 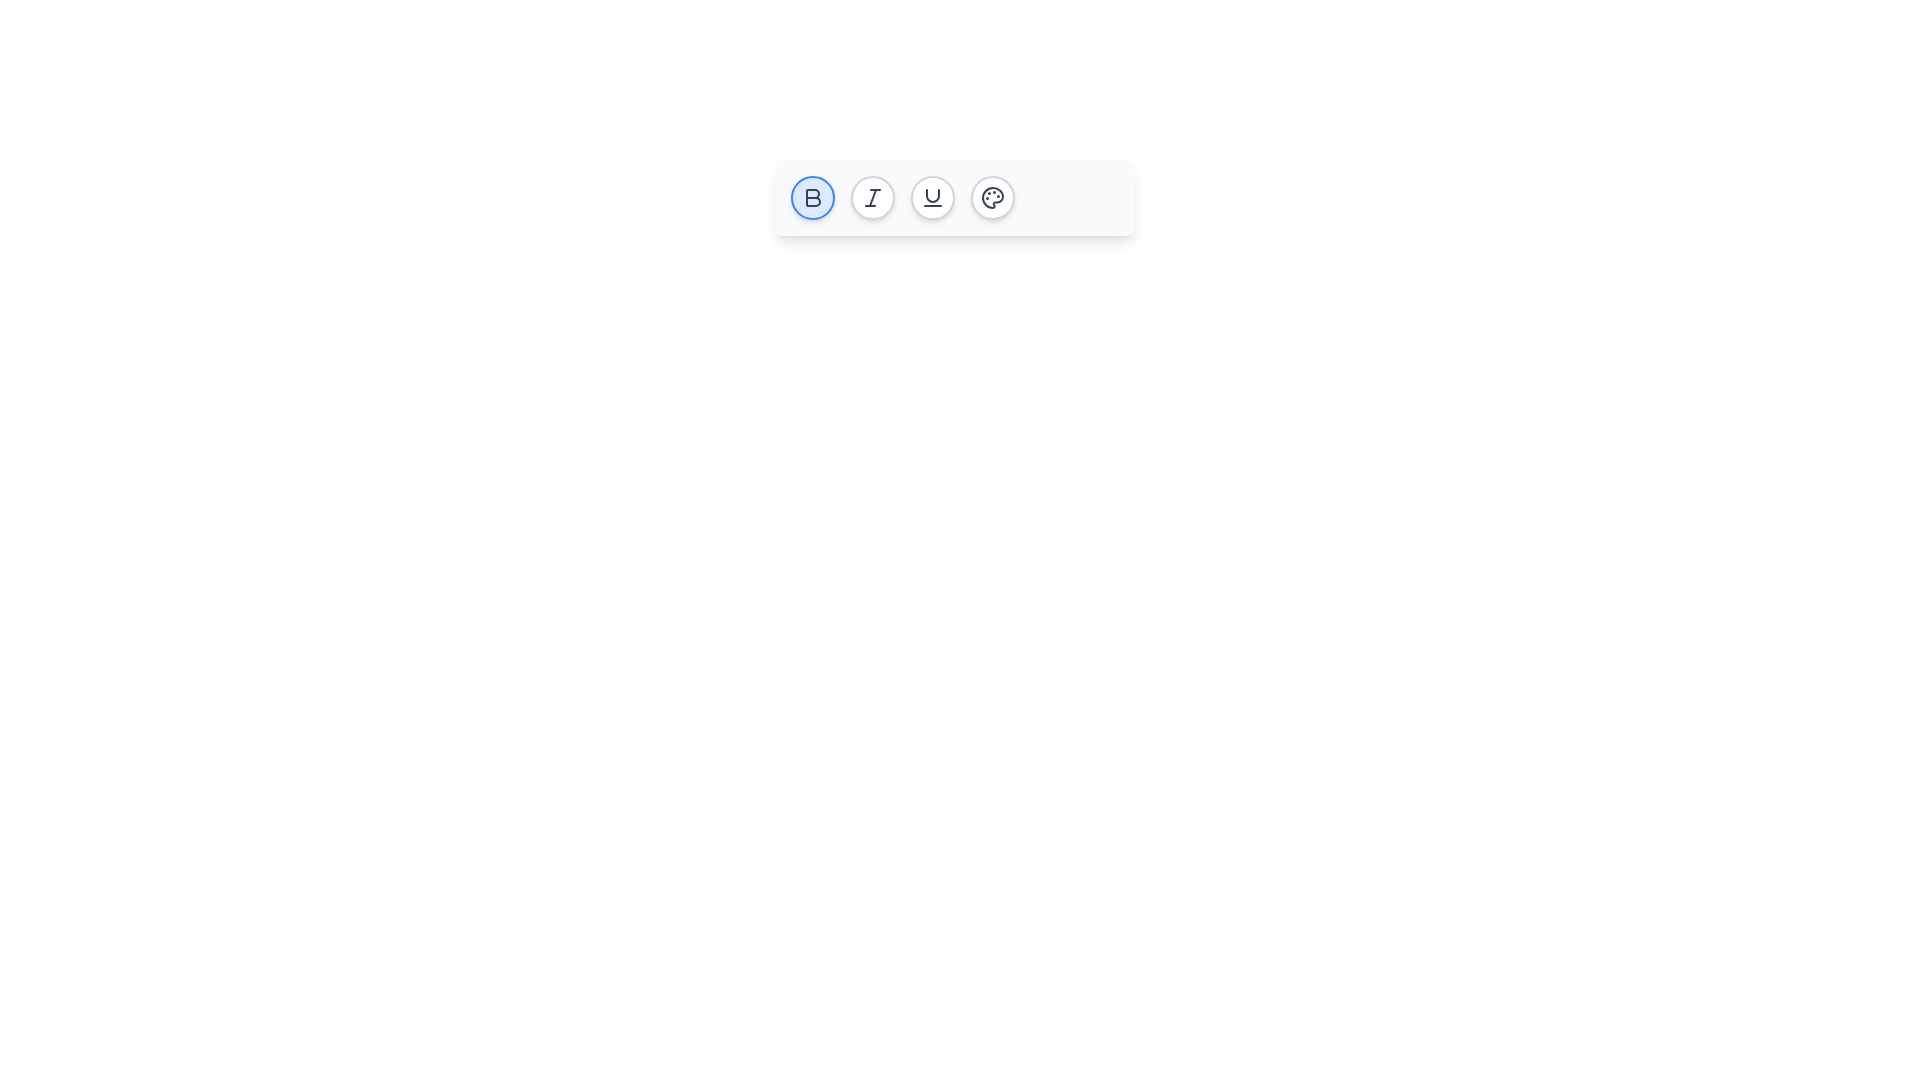 I want to click on the italic formatting icon, which is the second icon from the left in a row of four circular icons, to apply italic styling to the text, so click(x=873, y=197).